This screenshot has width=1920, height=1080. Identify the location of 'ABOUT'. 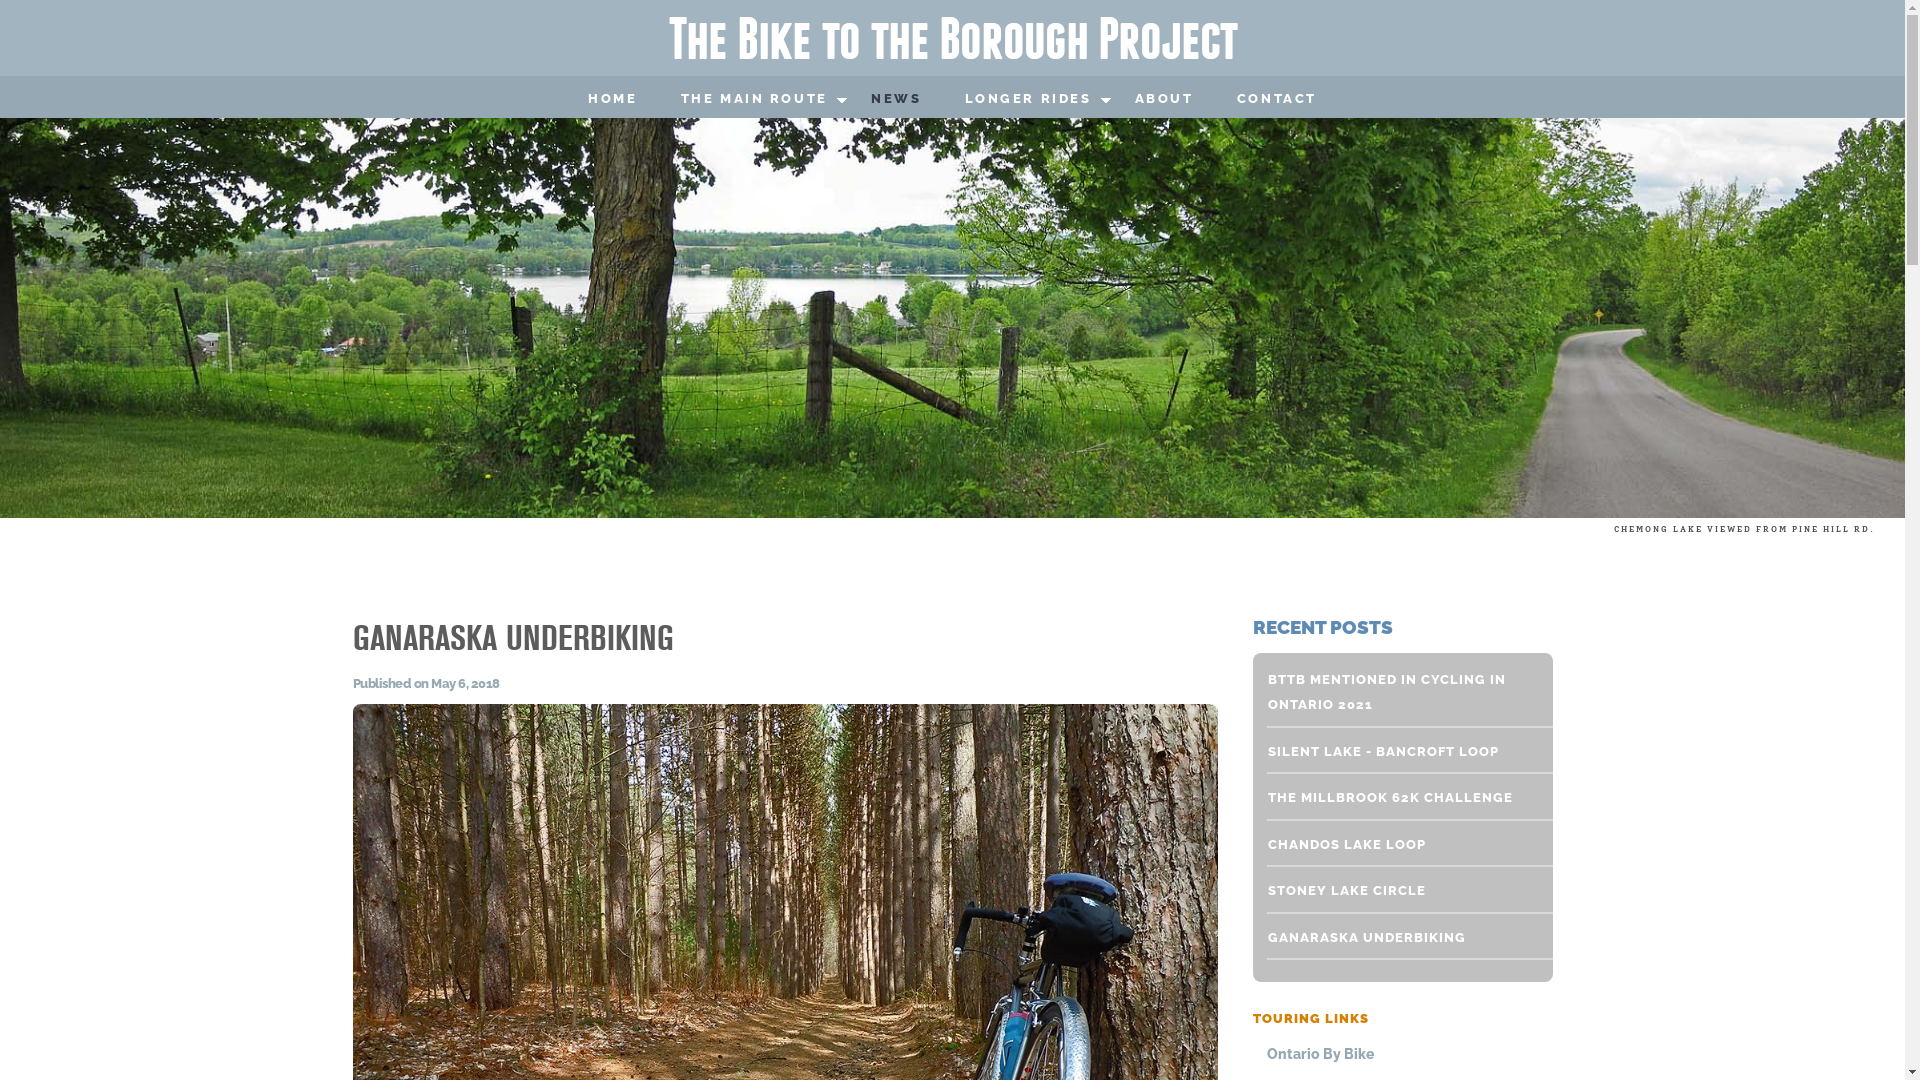
(1163, 99).